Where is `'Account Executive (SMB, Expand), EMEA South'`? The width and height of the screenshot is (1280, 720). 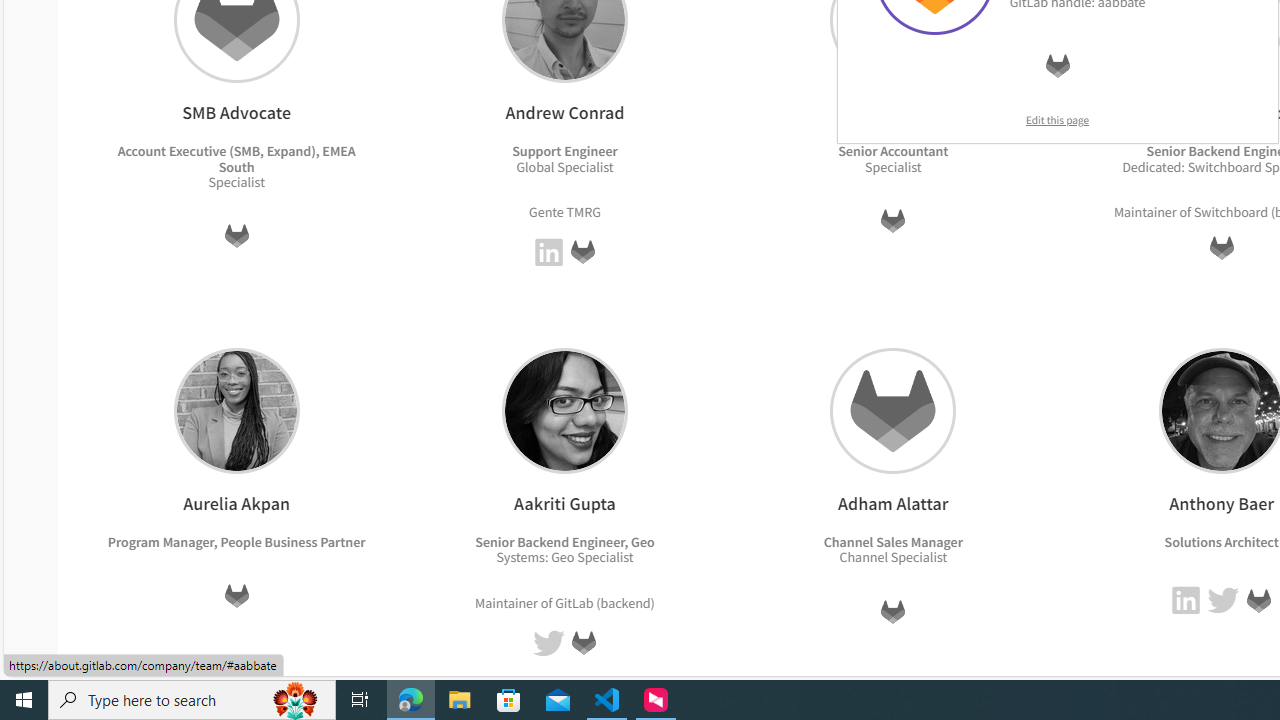
'Account Executive (SMB, Expand), EMEA South' is located at coordinates (236, 157).